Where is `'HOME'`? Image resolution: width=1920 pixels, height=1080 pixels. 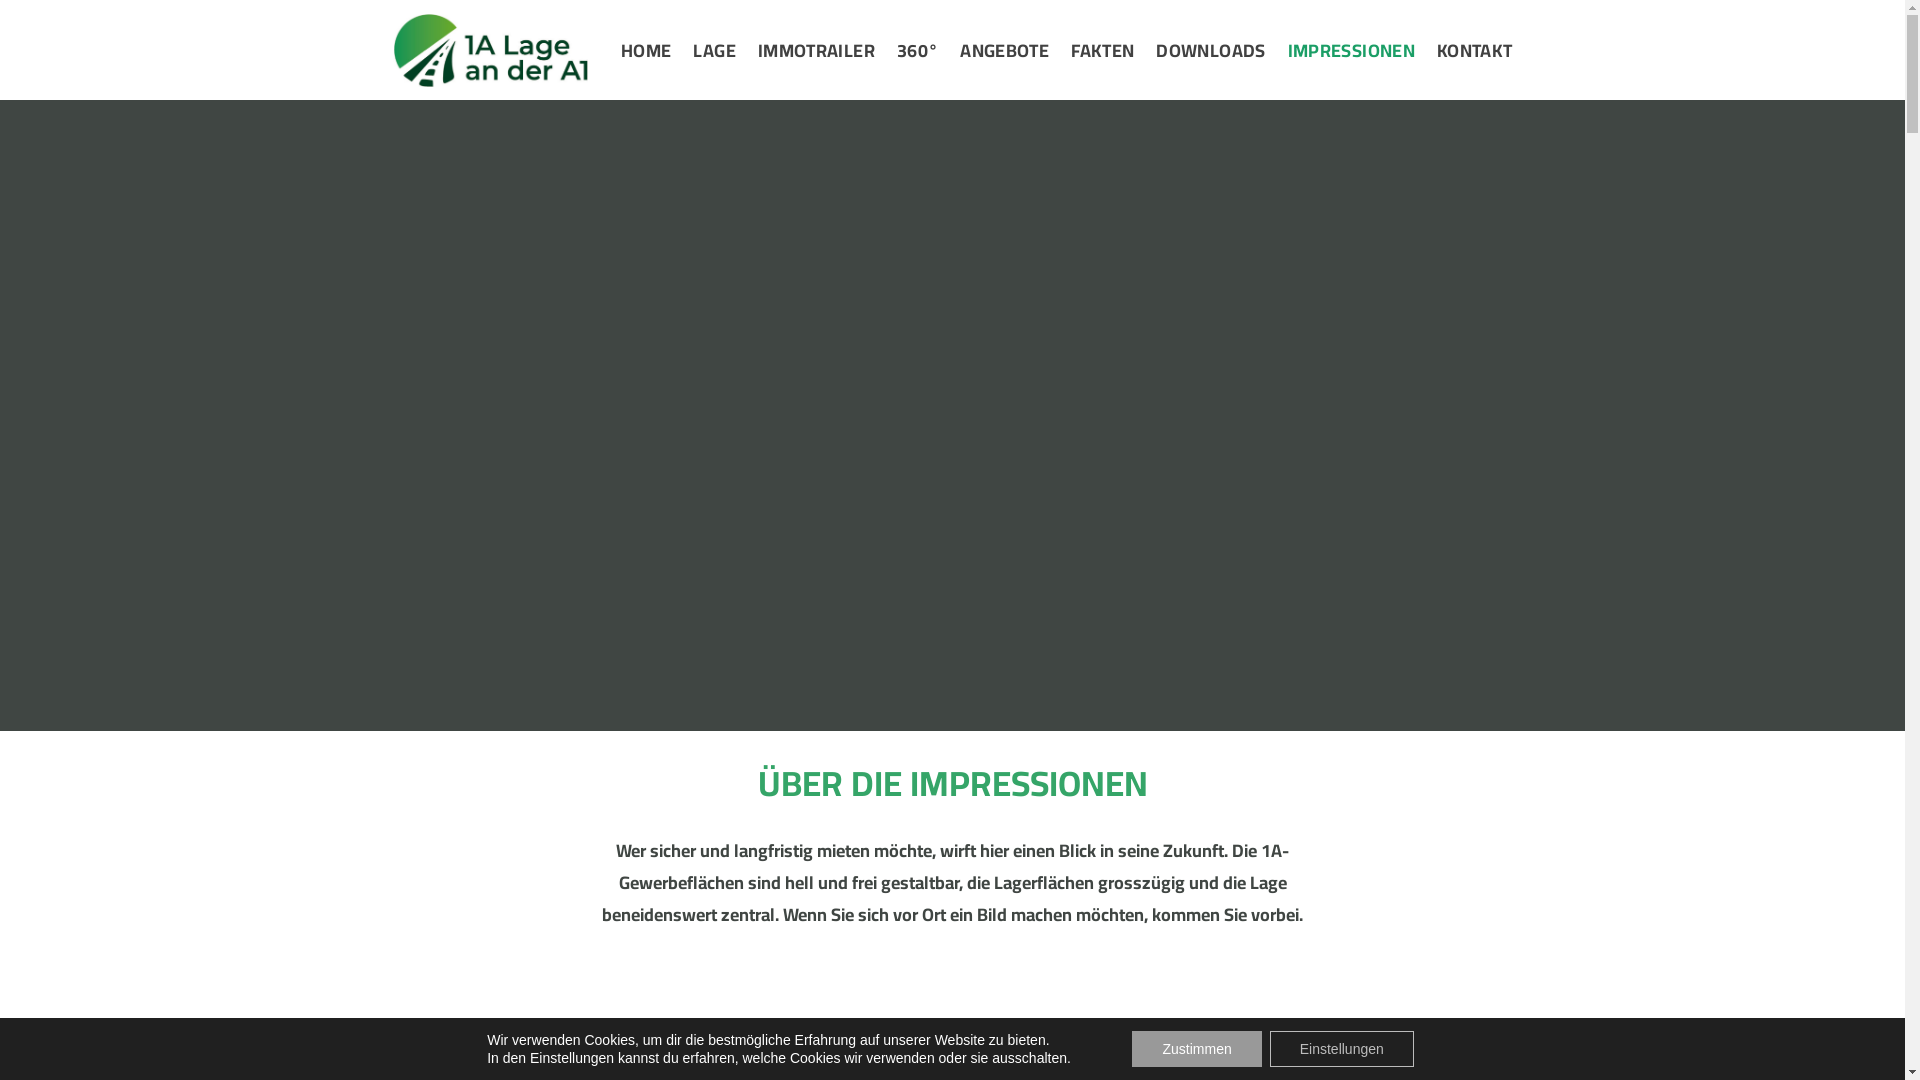 'HOME' is located at coordinates (646, 49).